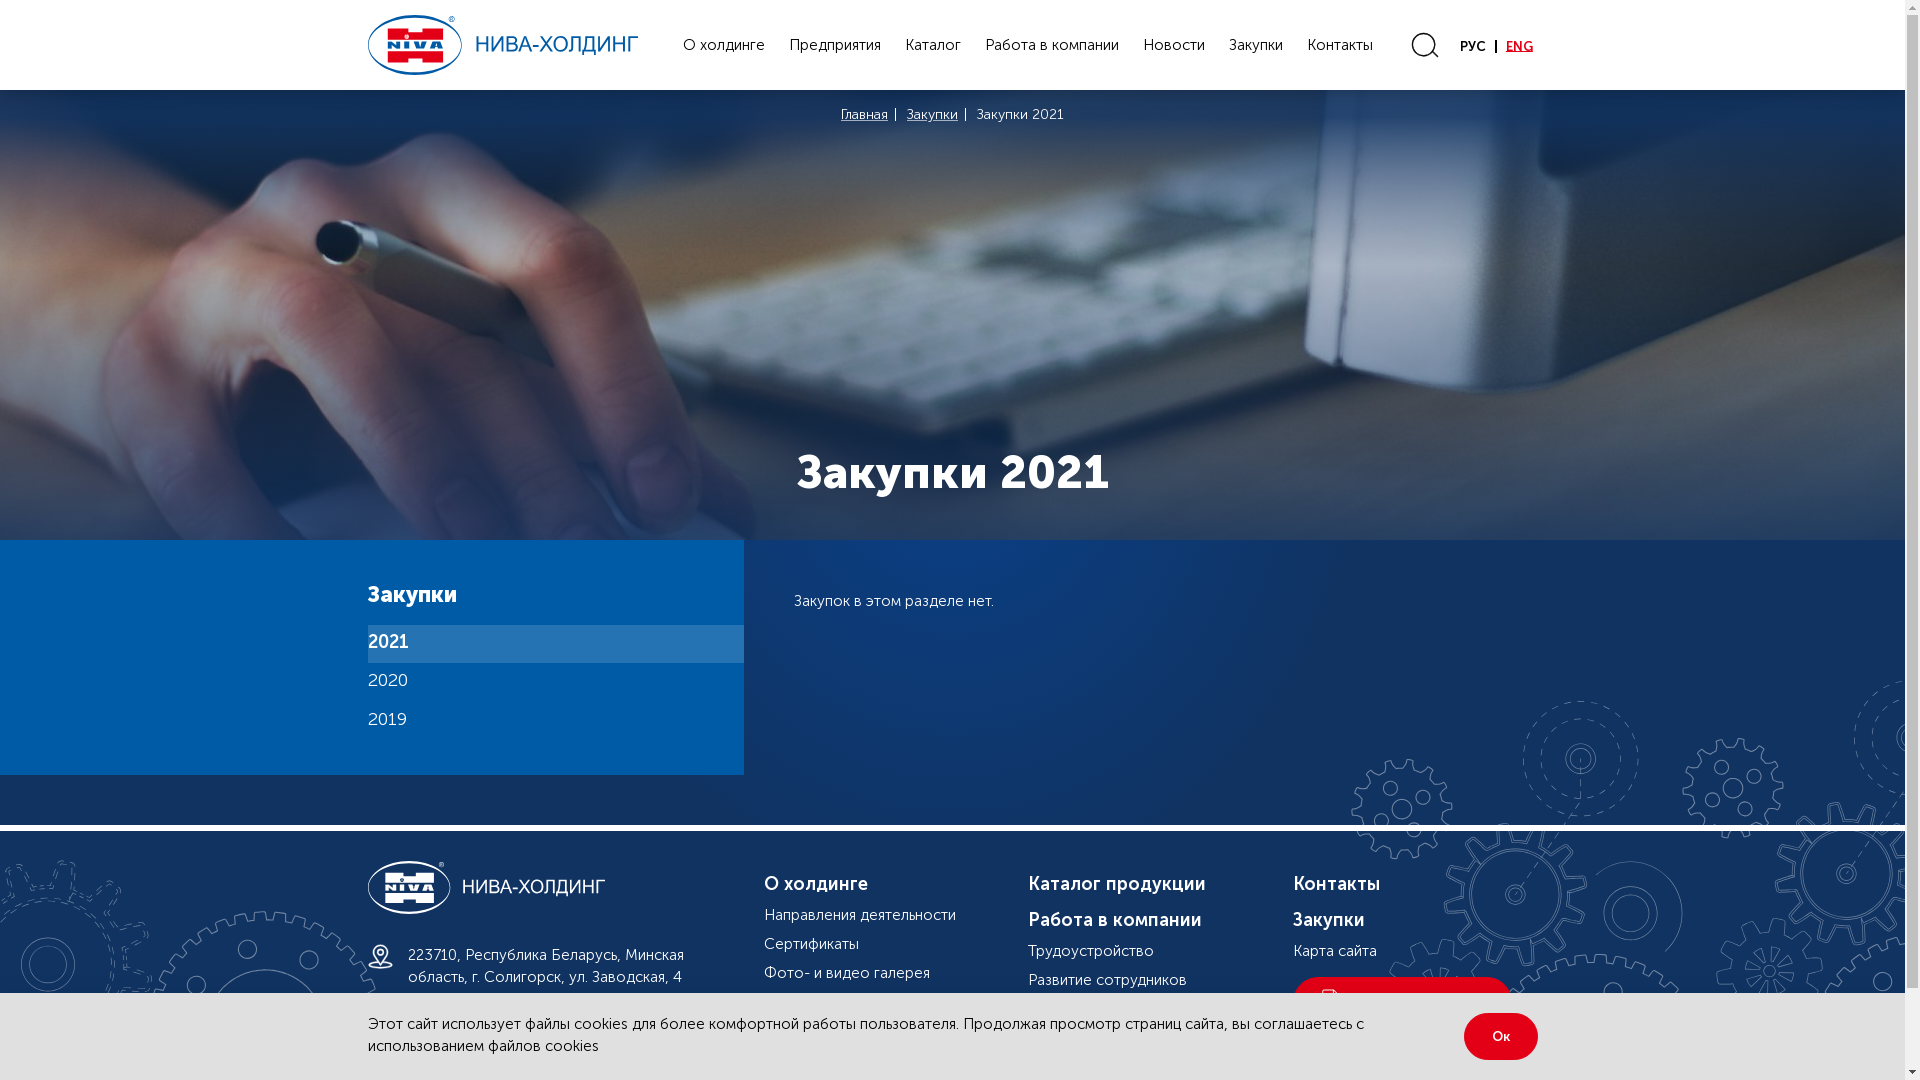 Image resolution: width=1920 pixels, height=1080 pixels. What do you see at coordinates (556, 681) in the screenshot?
I see `'2020'` at bounding box center [556, 681].